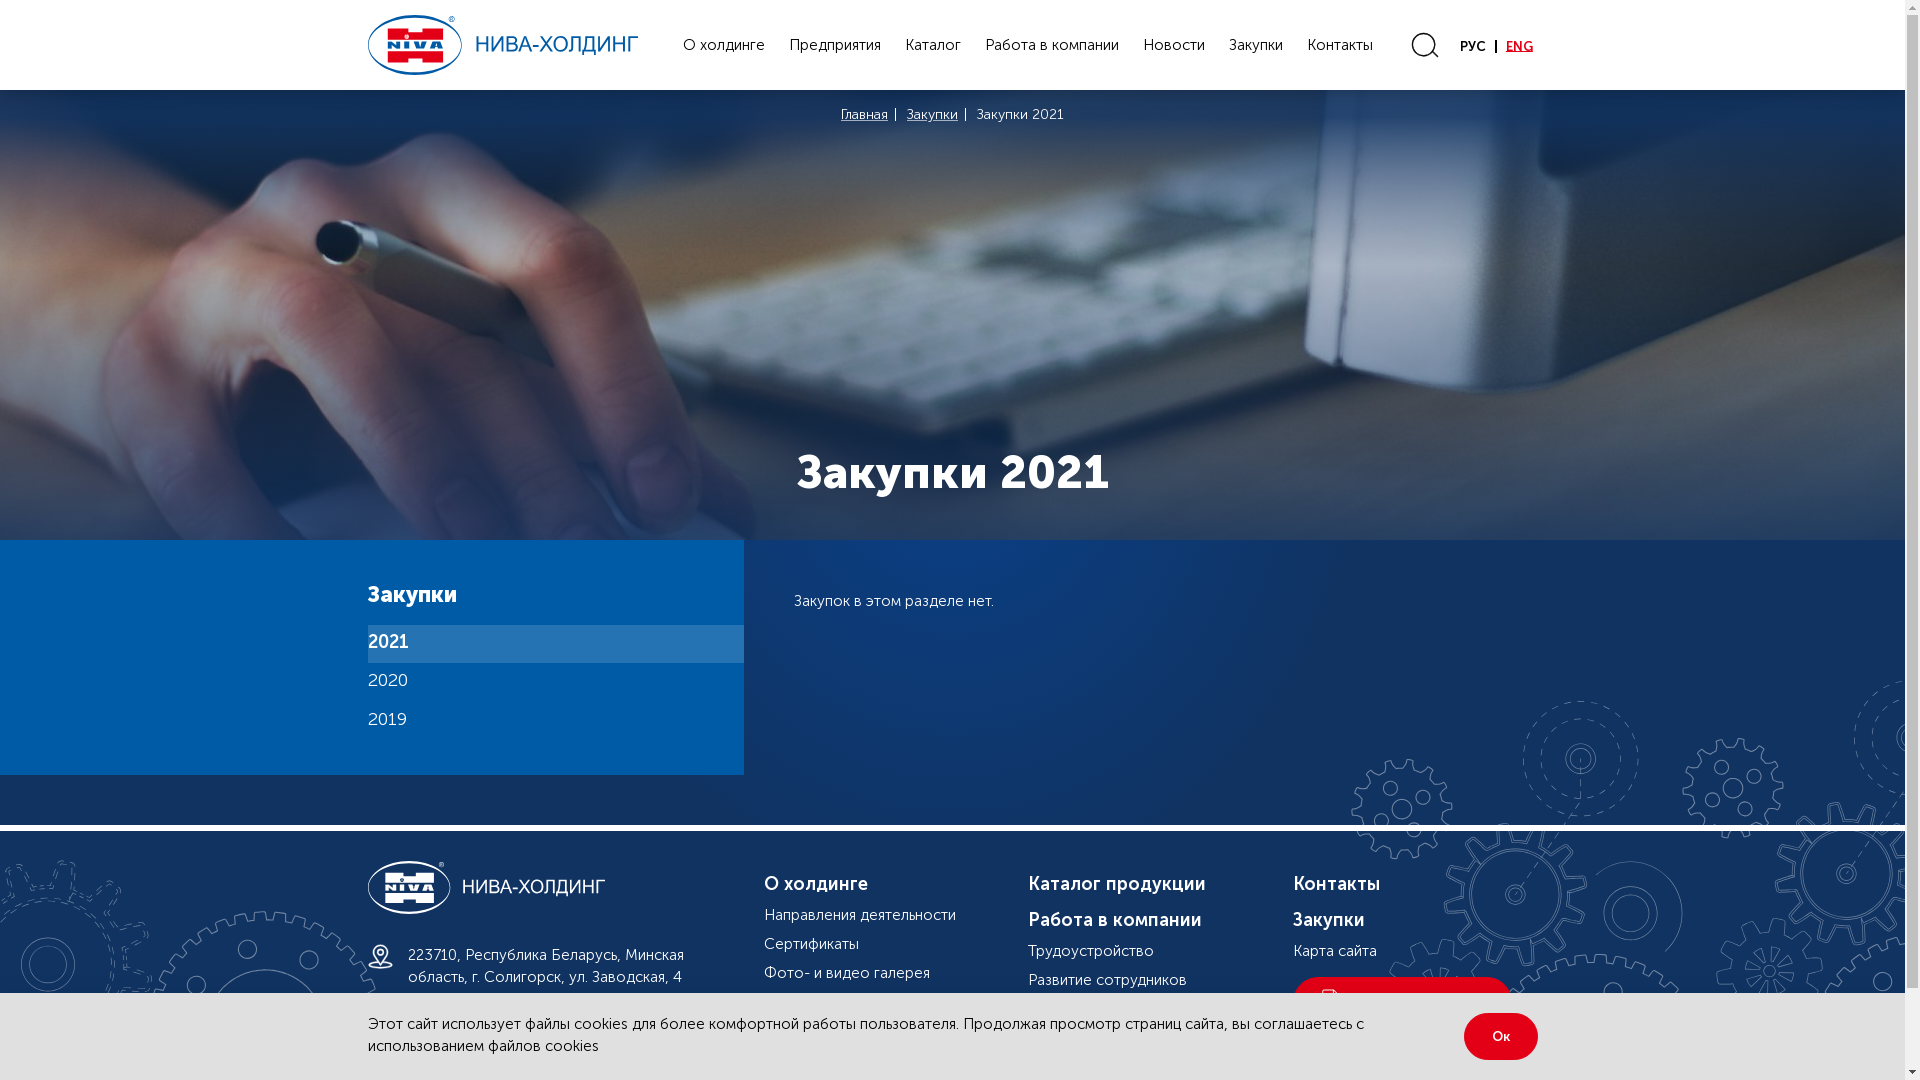 Image resolution: width=1920 pixels, height=1080 pixels. What do you see at coordinates (556, 681) in the screenshot?
I see `'2020'` at bounding box center [556, 681].